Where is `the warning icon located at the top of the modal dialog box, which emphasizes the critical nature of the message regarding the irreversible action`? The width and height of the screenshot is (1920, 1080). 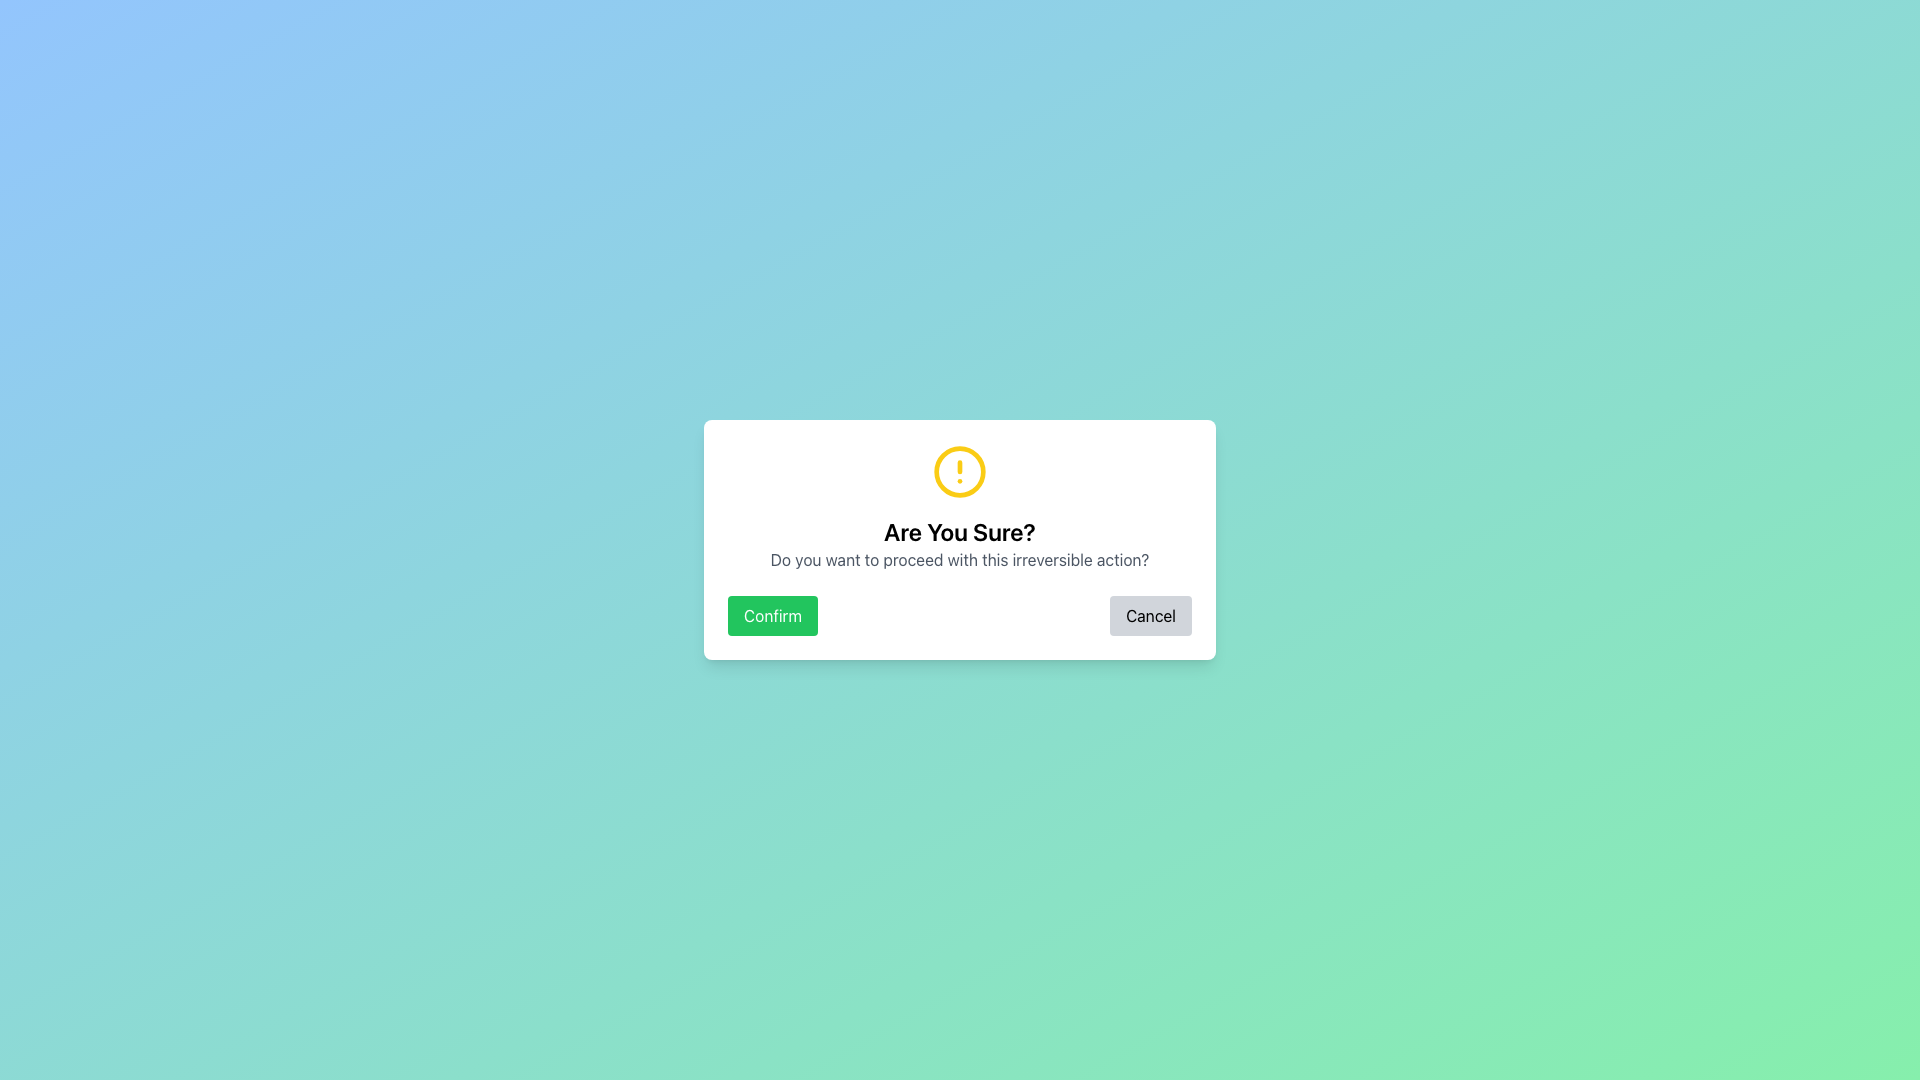 the warning icon located at the top of the modal dialog box, which emphasizes the critical nature of the message regarding the irreversible action is located at coordinates (960, 471).